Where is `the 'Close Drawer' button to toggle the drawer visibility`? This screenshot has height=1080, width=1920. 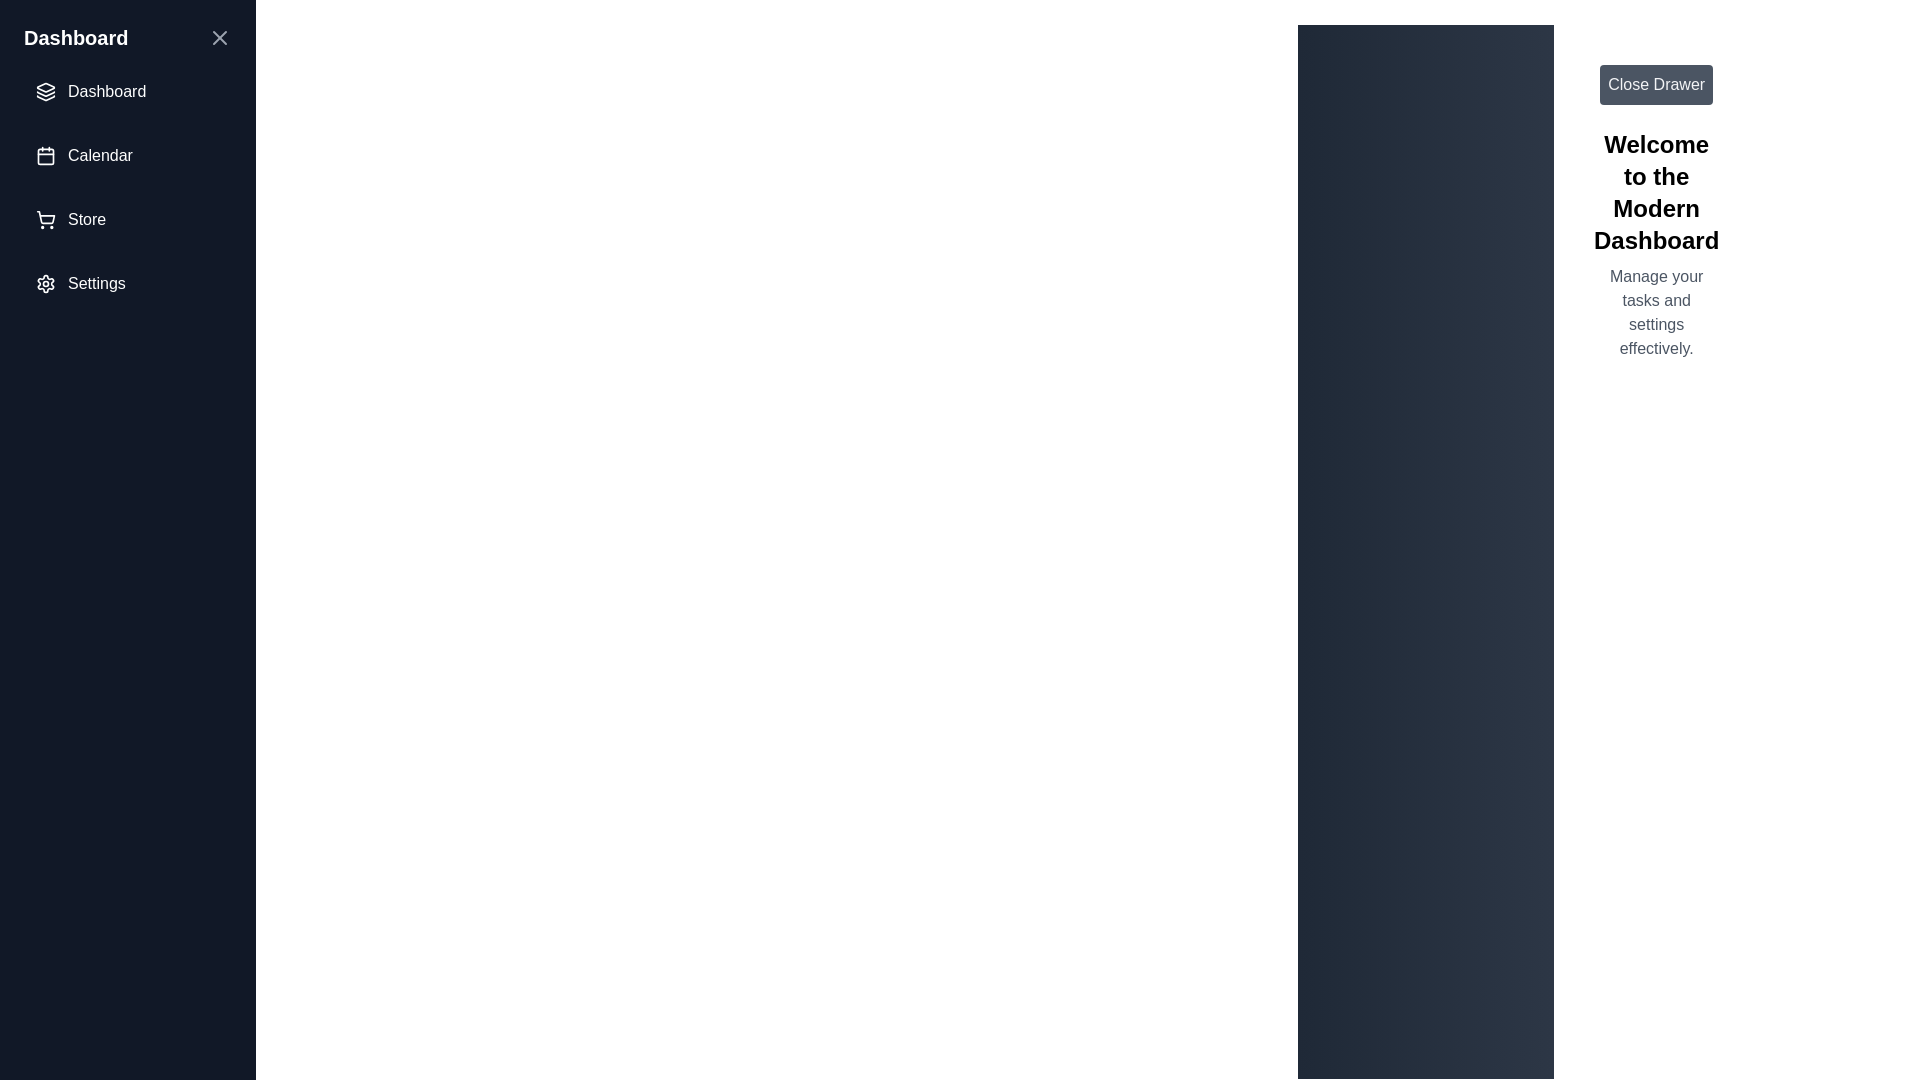
the 'Close Drawer' button to toggle the drawer visibility is located at coordinates (1656, 83).